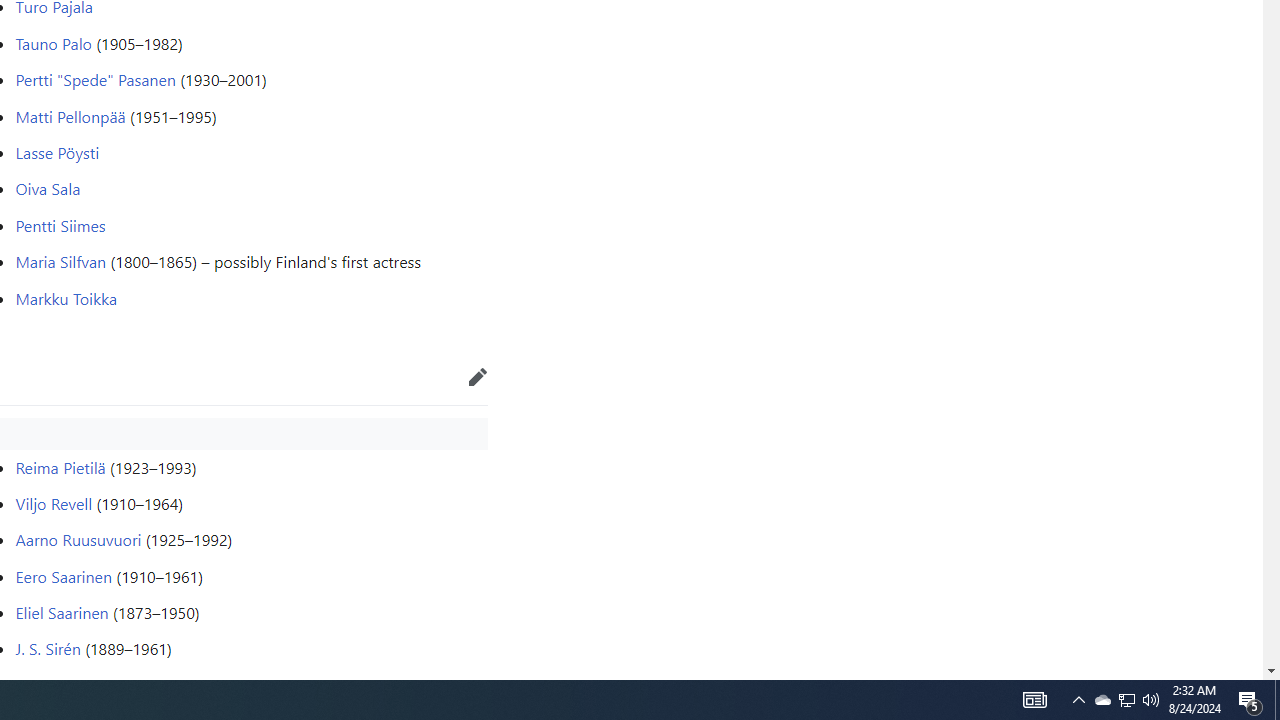 This screenshot has height=720, width=1280. Describe the element at coordinates (53, 42) in the screenshot. I see `'Tauno Palo'` at that location.